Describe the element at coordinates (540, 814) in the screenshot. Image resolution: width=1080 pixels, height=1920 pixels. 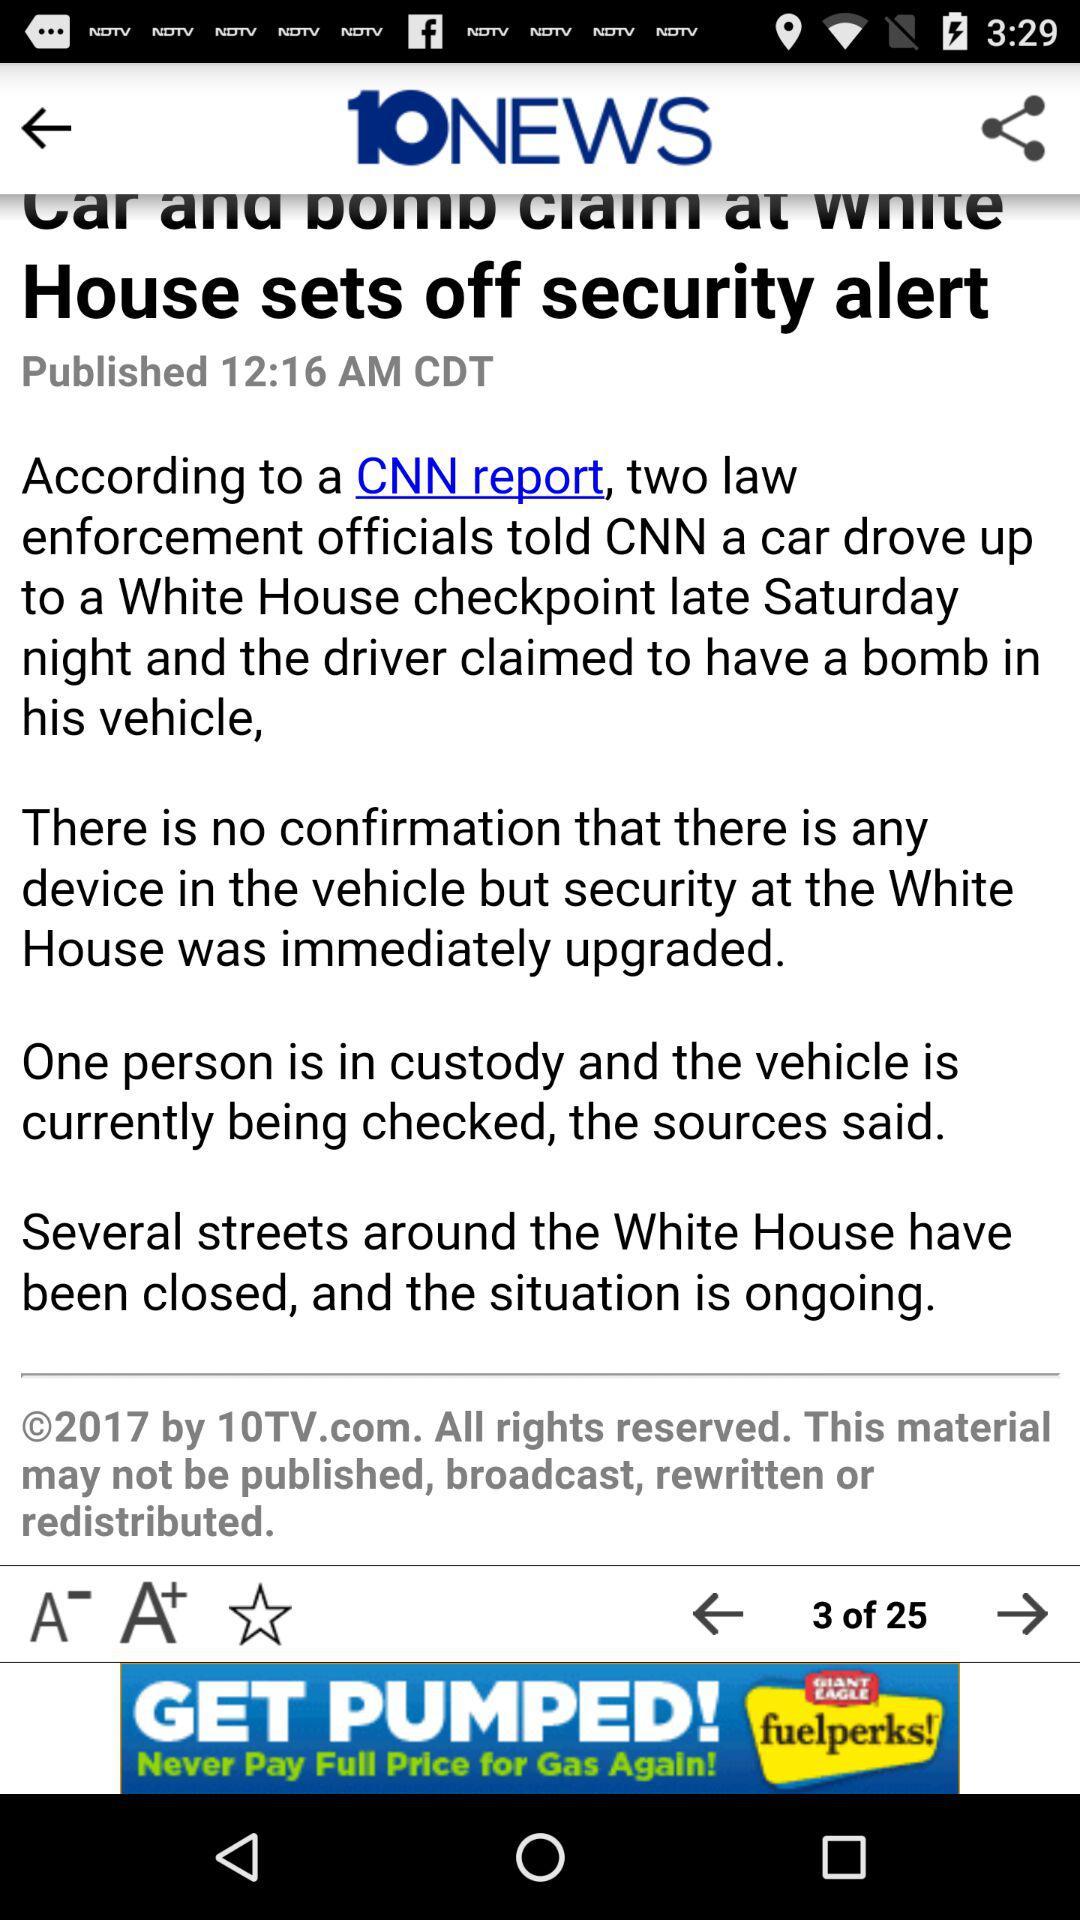
I see `the entire article` at that location.